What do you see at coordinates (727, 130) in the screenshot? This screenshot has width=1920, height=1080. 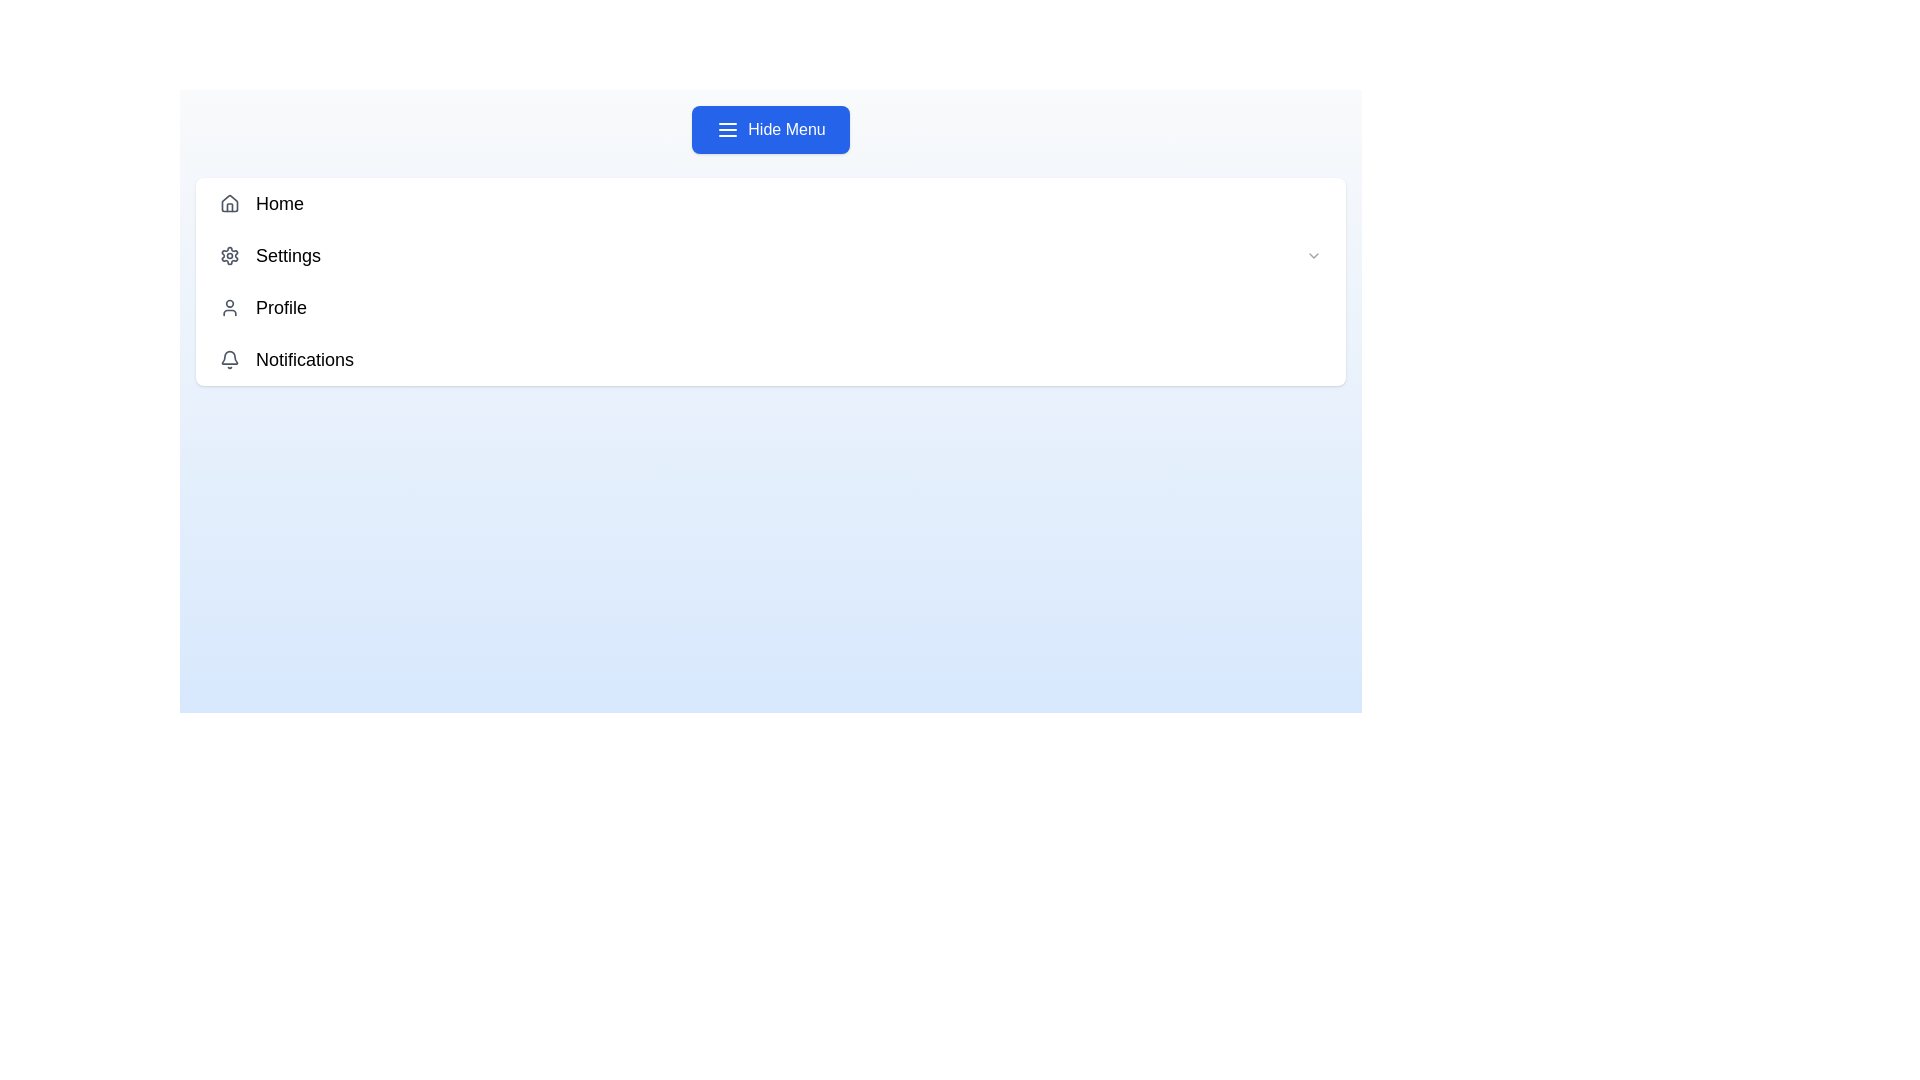 I see `the menu icon, which is represented as three horizontal lines on a blue background, located on the left side of the 'Hide Menu' button` at bounding box center [727, 130].